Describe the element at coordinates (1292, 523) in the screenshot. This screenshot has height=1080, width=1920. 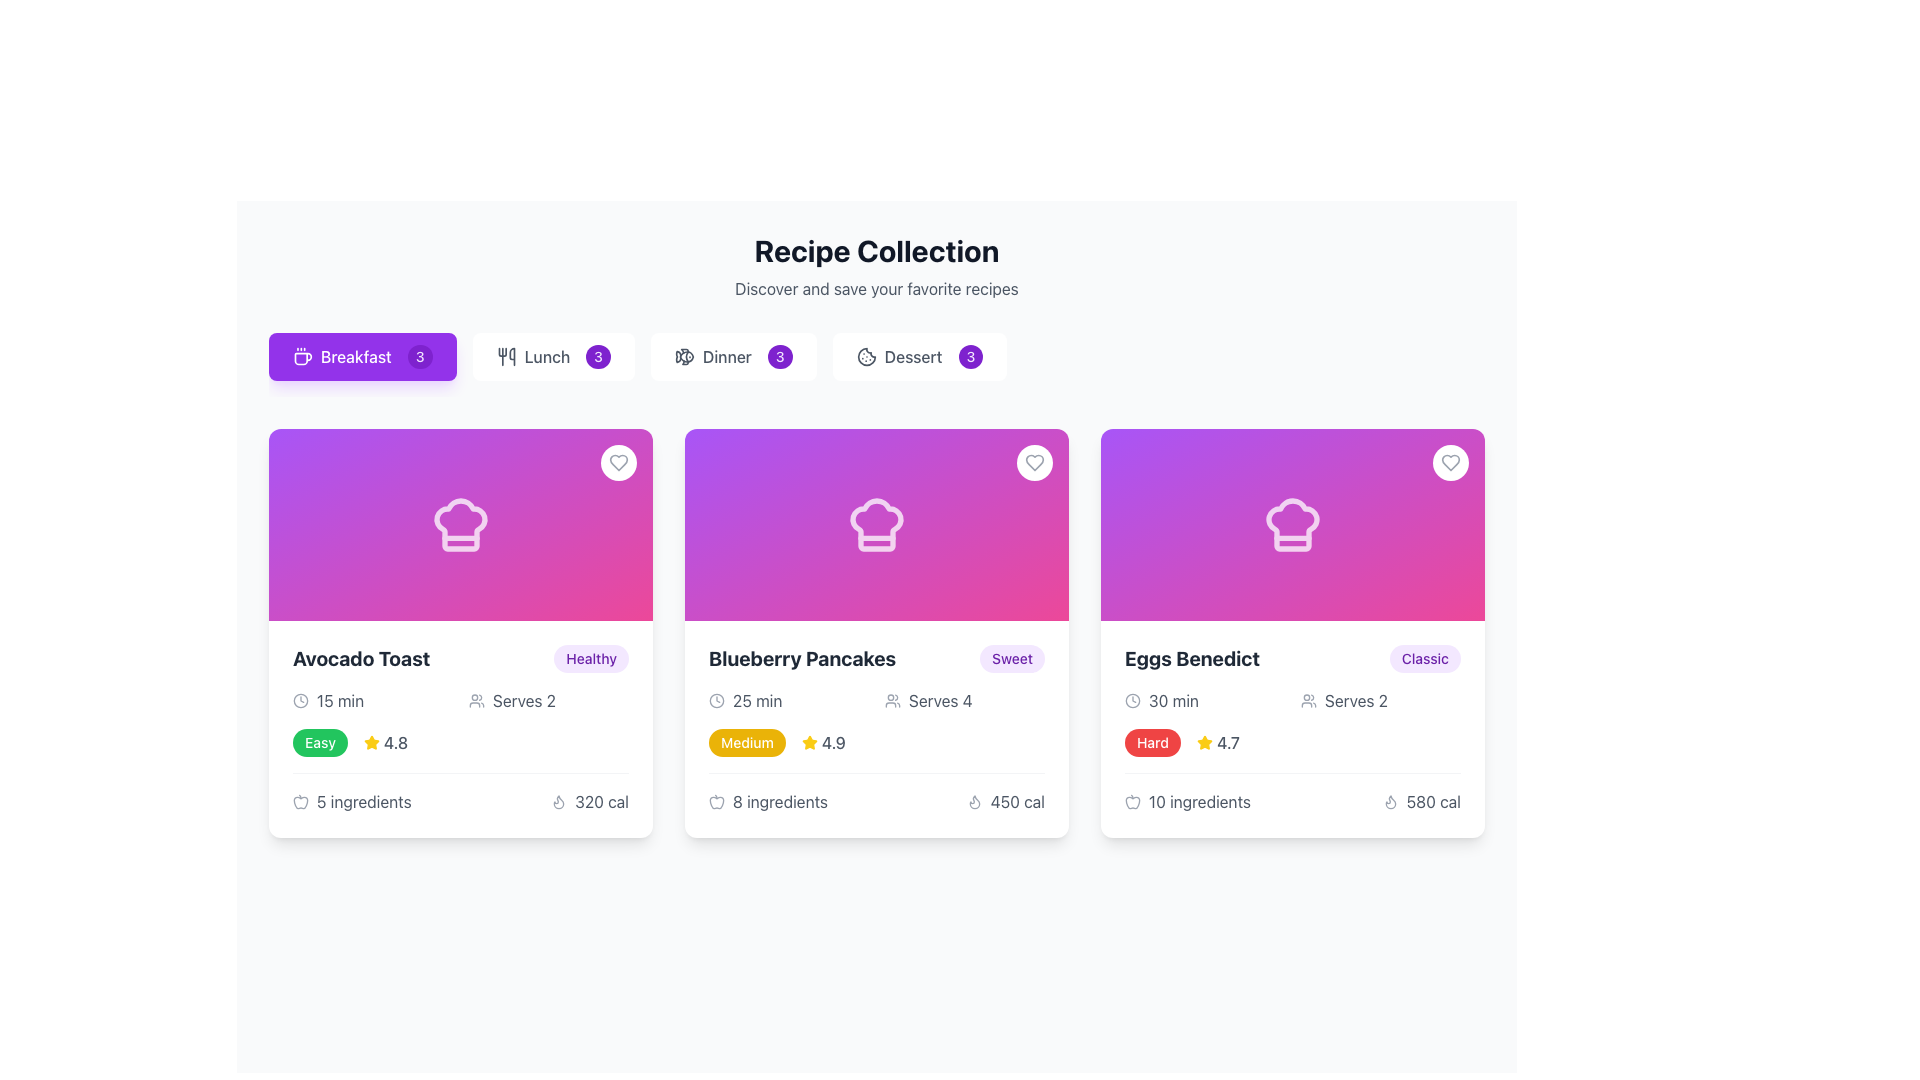
I see `the chef hat icon with a white outline against a vibrant pink to purple gradient background, located in the top center of the 'Eggs Benedict' card` at that location.